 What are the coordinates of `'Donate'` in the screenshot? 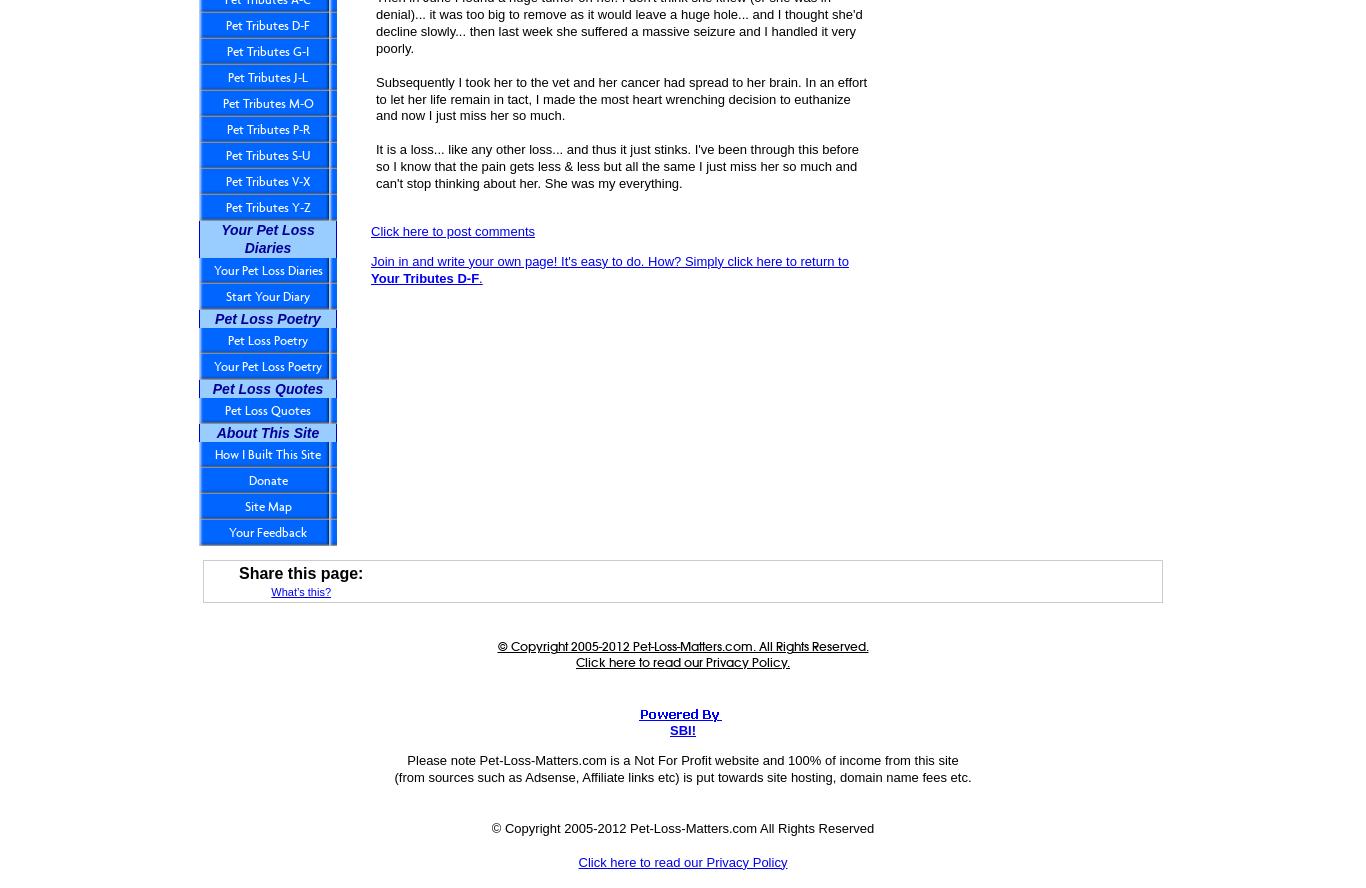 It's located at (267, 480).